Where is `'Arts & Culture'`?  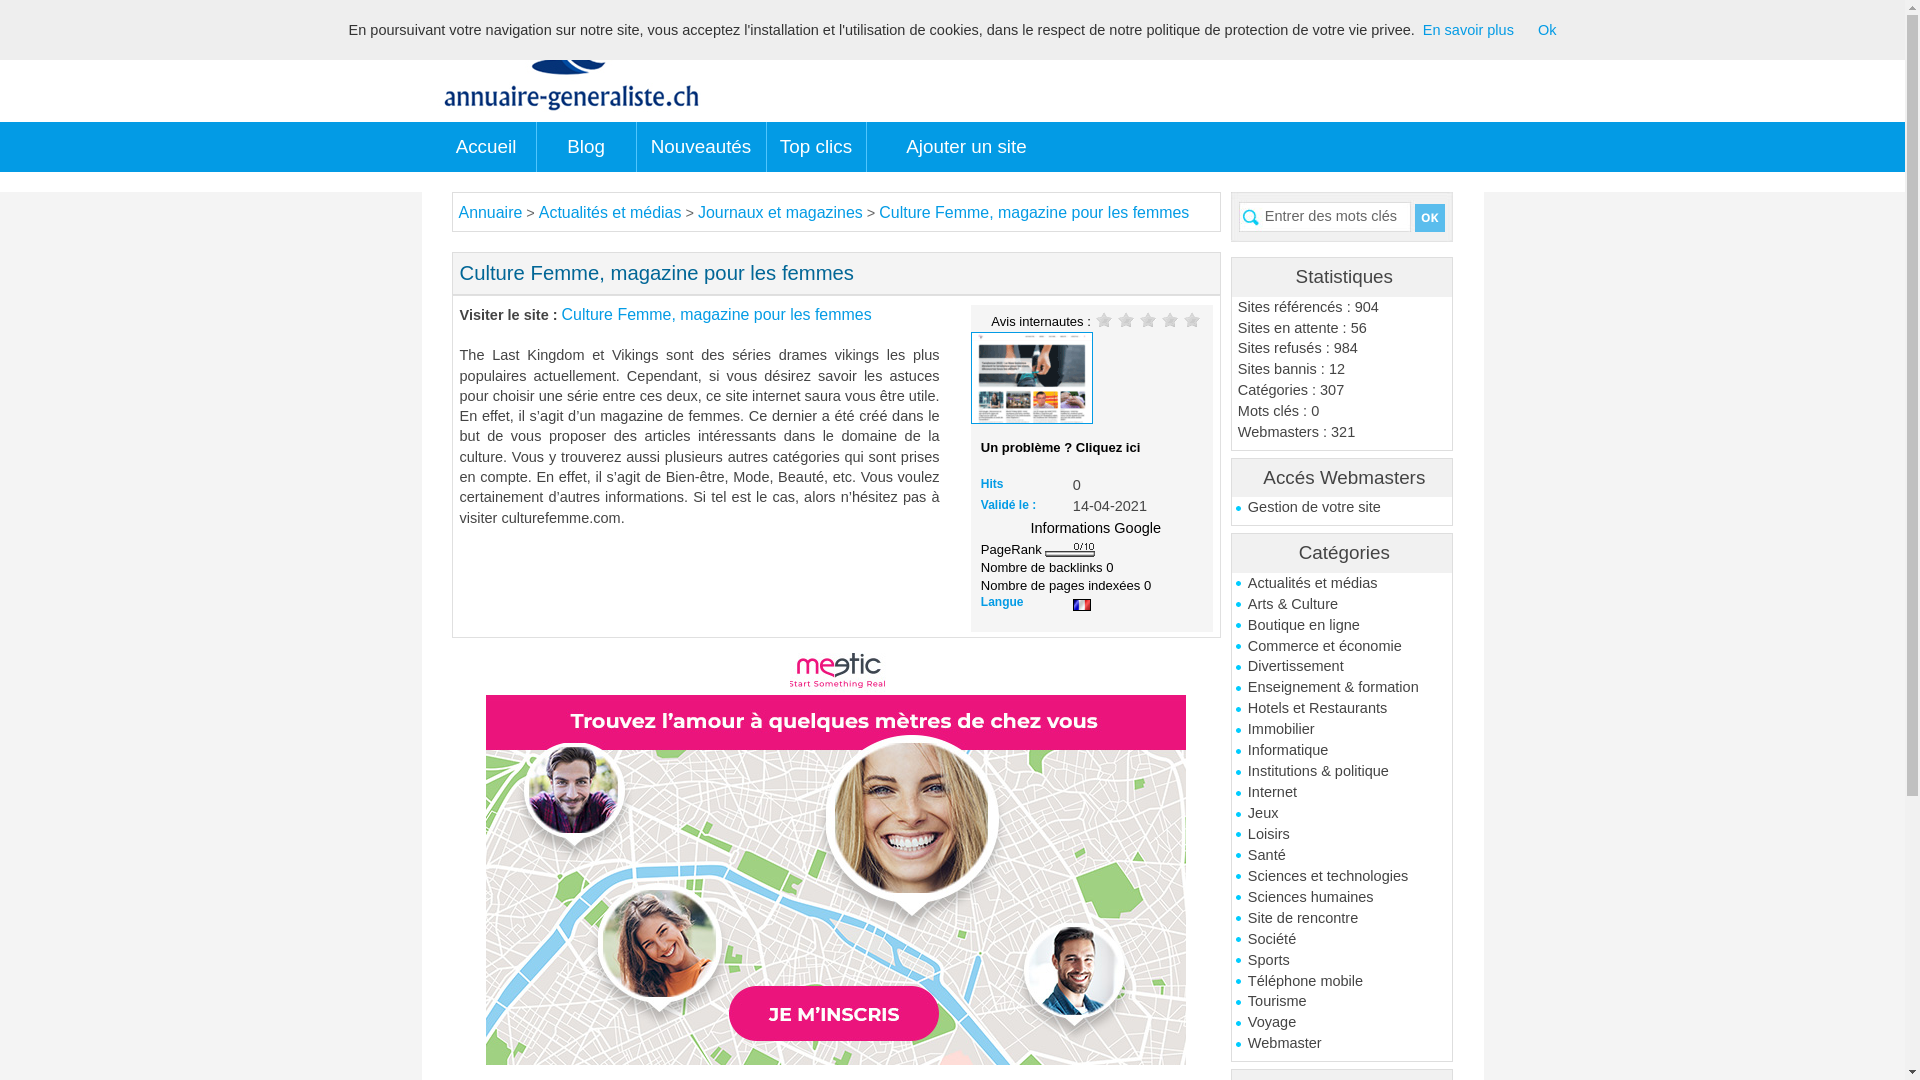 'Arts & Culture' is located at coordinates (1342, 603).